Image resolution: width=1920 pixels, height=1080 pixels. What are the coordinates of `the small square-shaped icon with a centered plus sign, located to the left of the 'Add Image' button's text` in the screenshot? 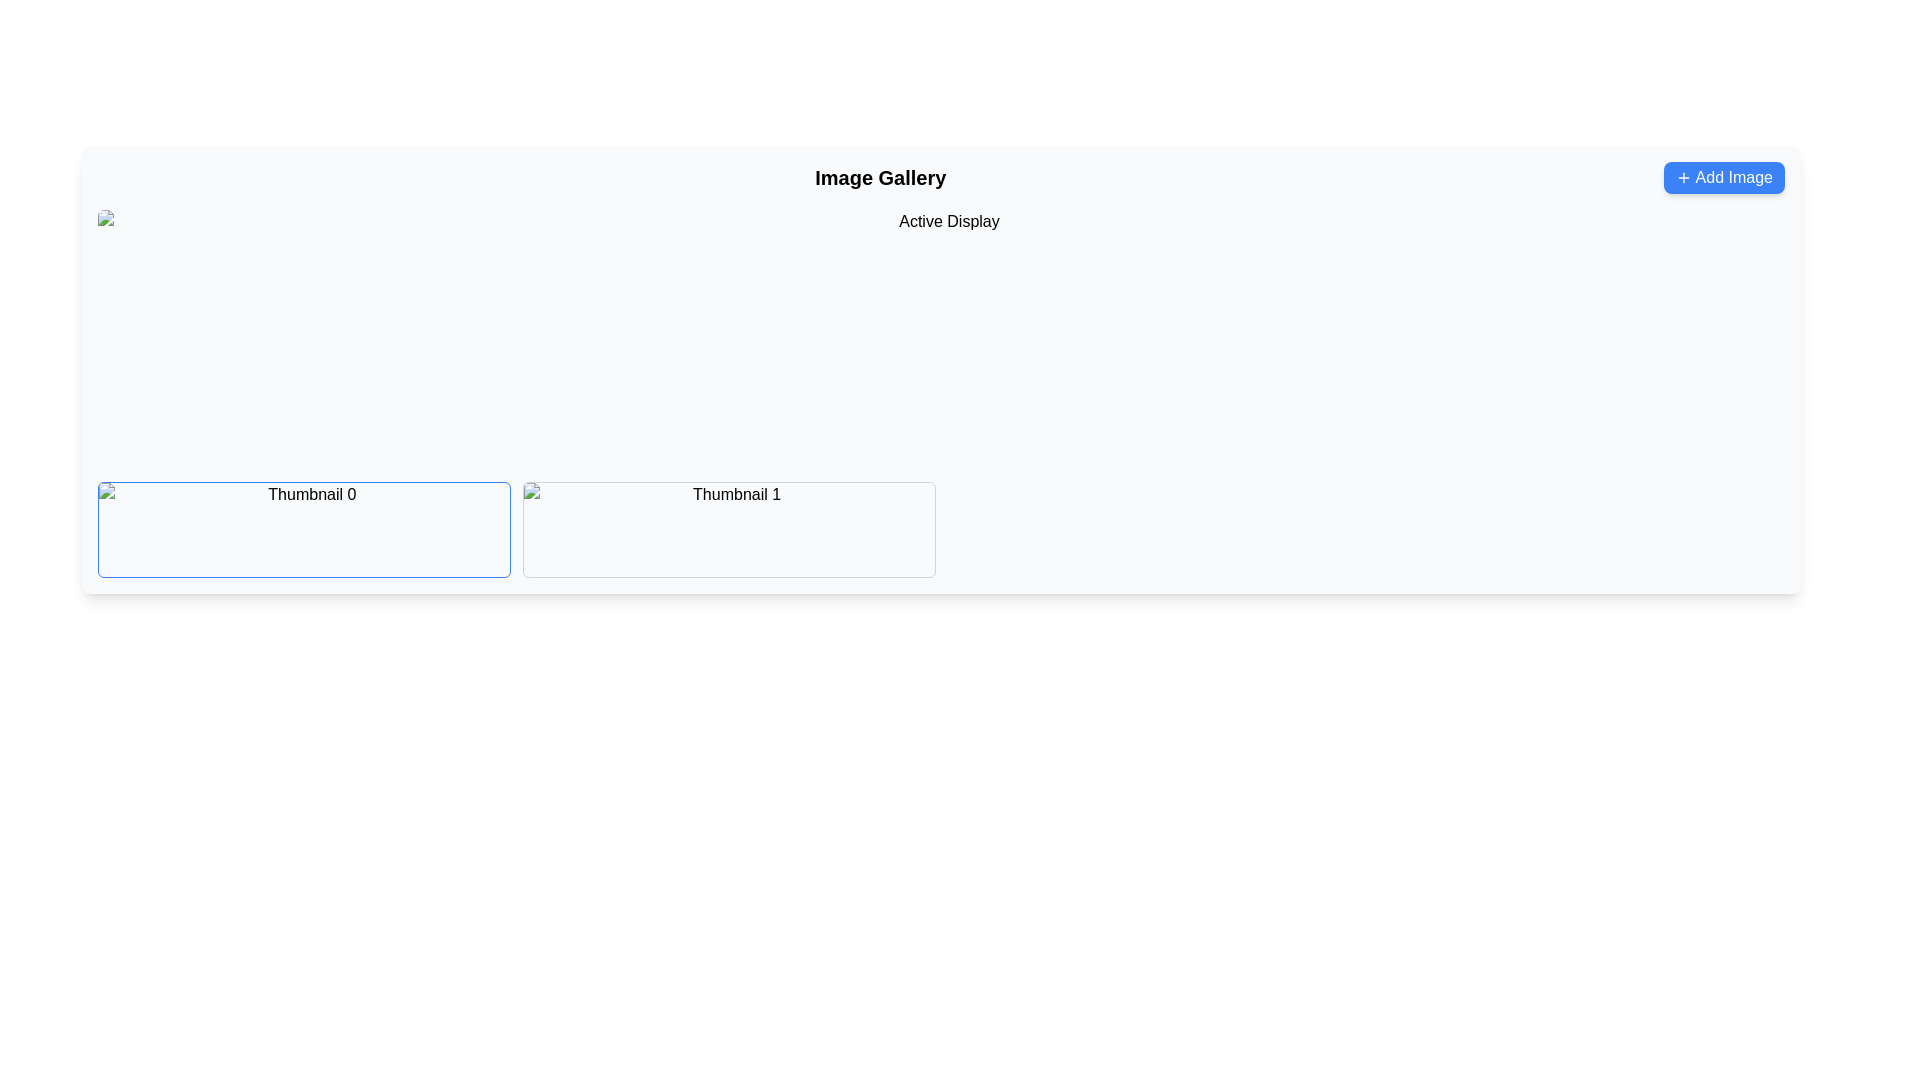 It's located at (1682, 176).